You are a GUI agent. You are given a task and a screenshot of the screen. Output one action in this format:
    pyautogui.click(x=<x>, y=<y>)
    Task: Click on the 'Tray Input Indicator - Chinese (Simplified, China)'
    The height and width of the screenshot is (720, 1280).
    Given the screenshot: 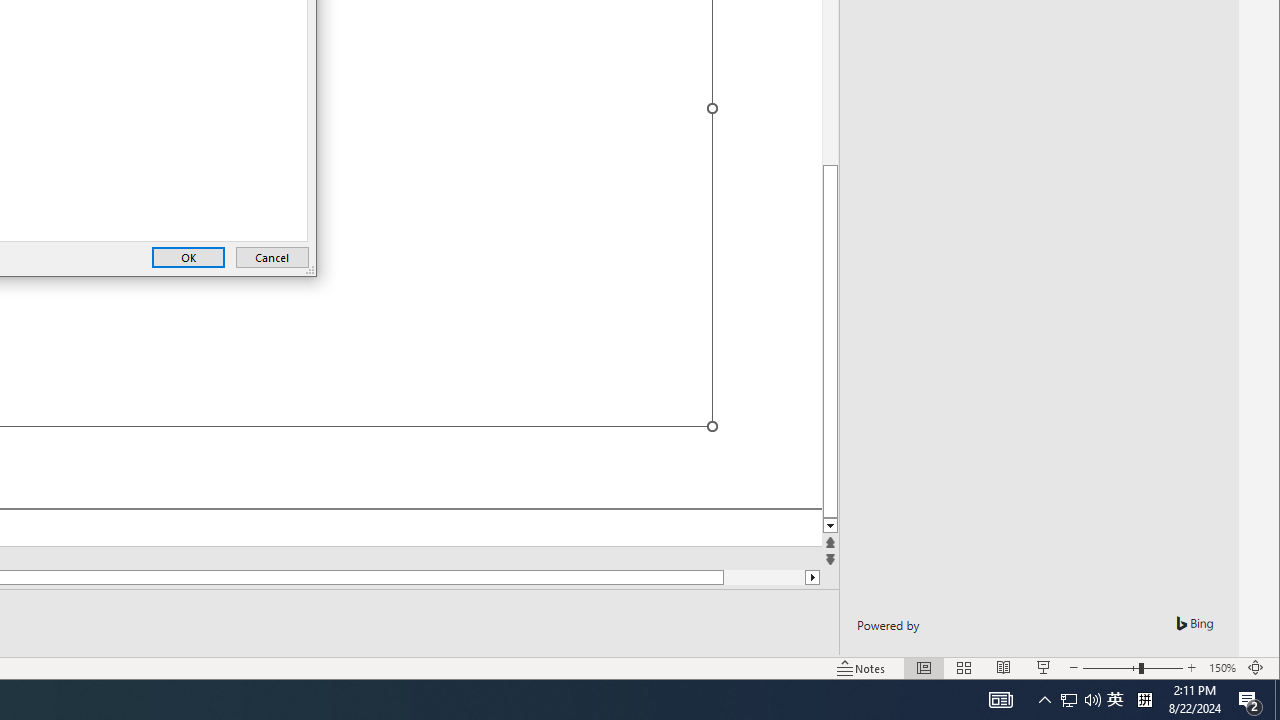 What is the action you would take?
    pyautogui.click(x=1144, y=698)
    